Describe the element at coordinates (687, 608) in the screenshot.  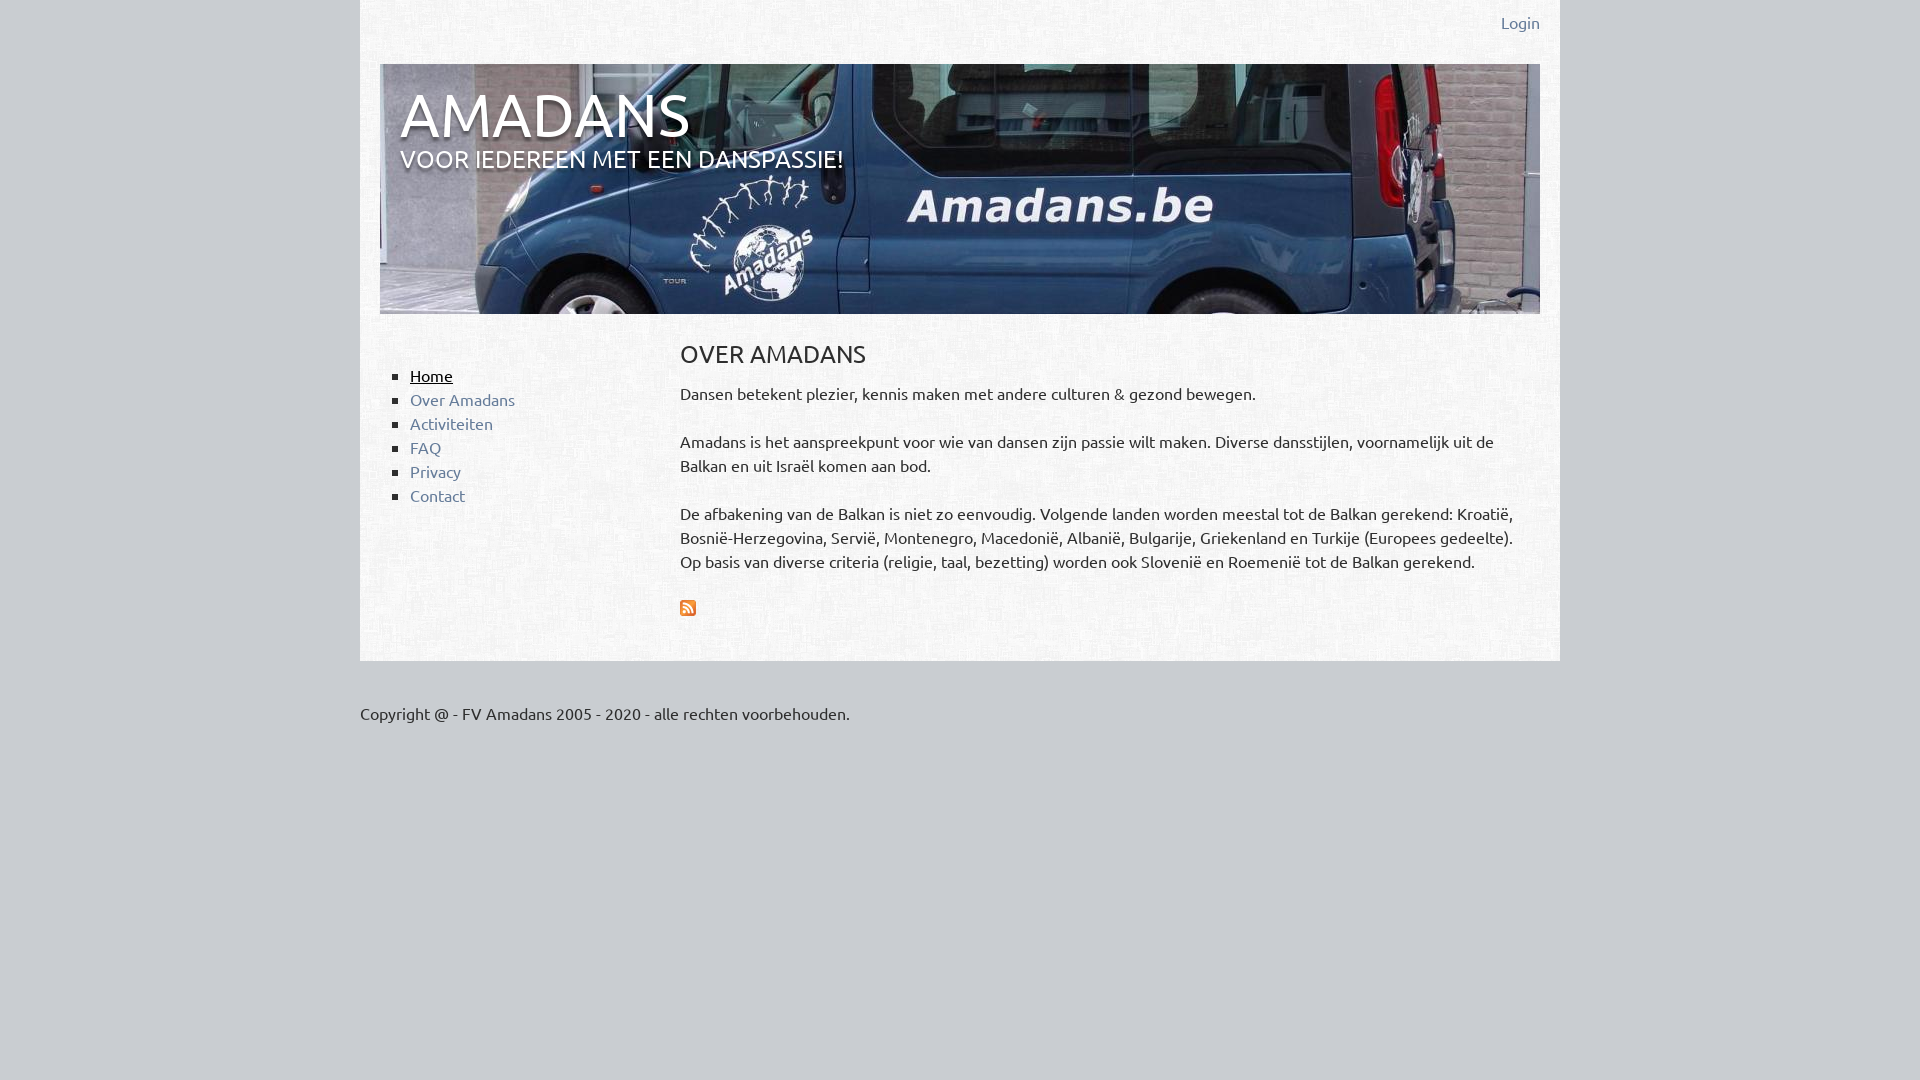
I see `'Abonneren op Amadans RSS'` at that location.